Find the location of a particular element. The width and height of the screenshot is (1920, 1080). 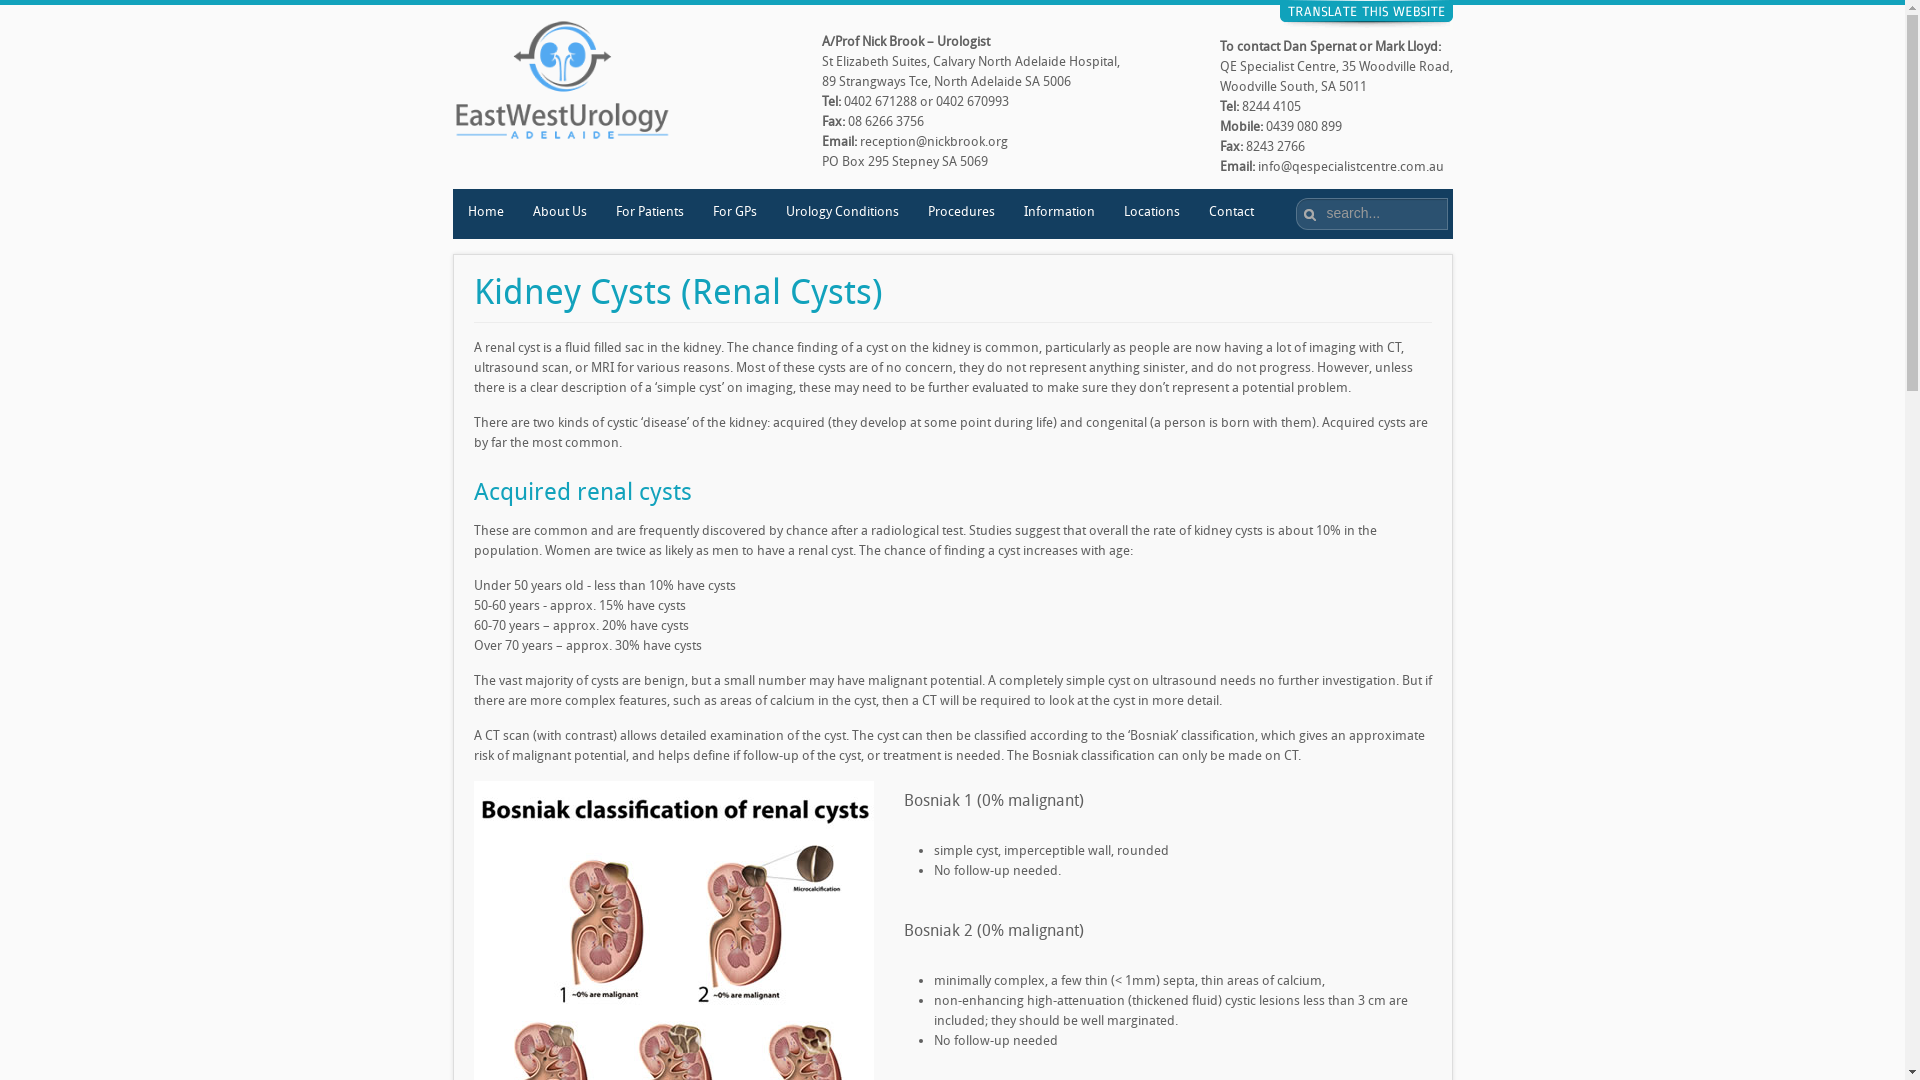

'For GPs' is located at coordinates (733, 213).